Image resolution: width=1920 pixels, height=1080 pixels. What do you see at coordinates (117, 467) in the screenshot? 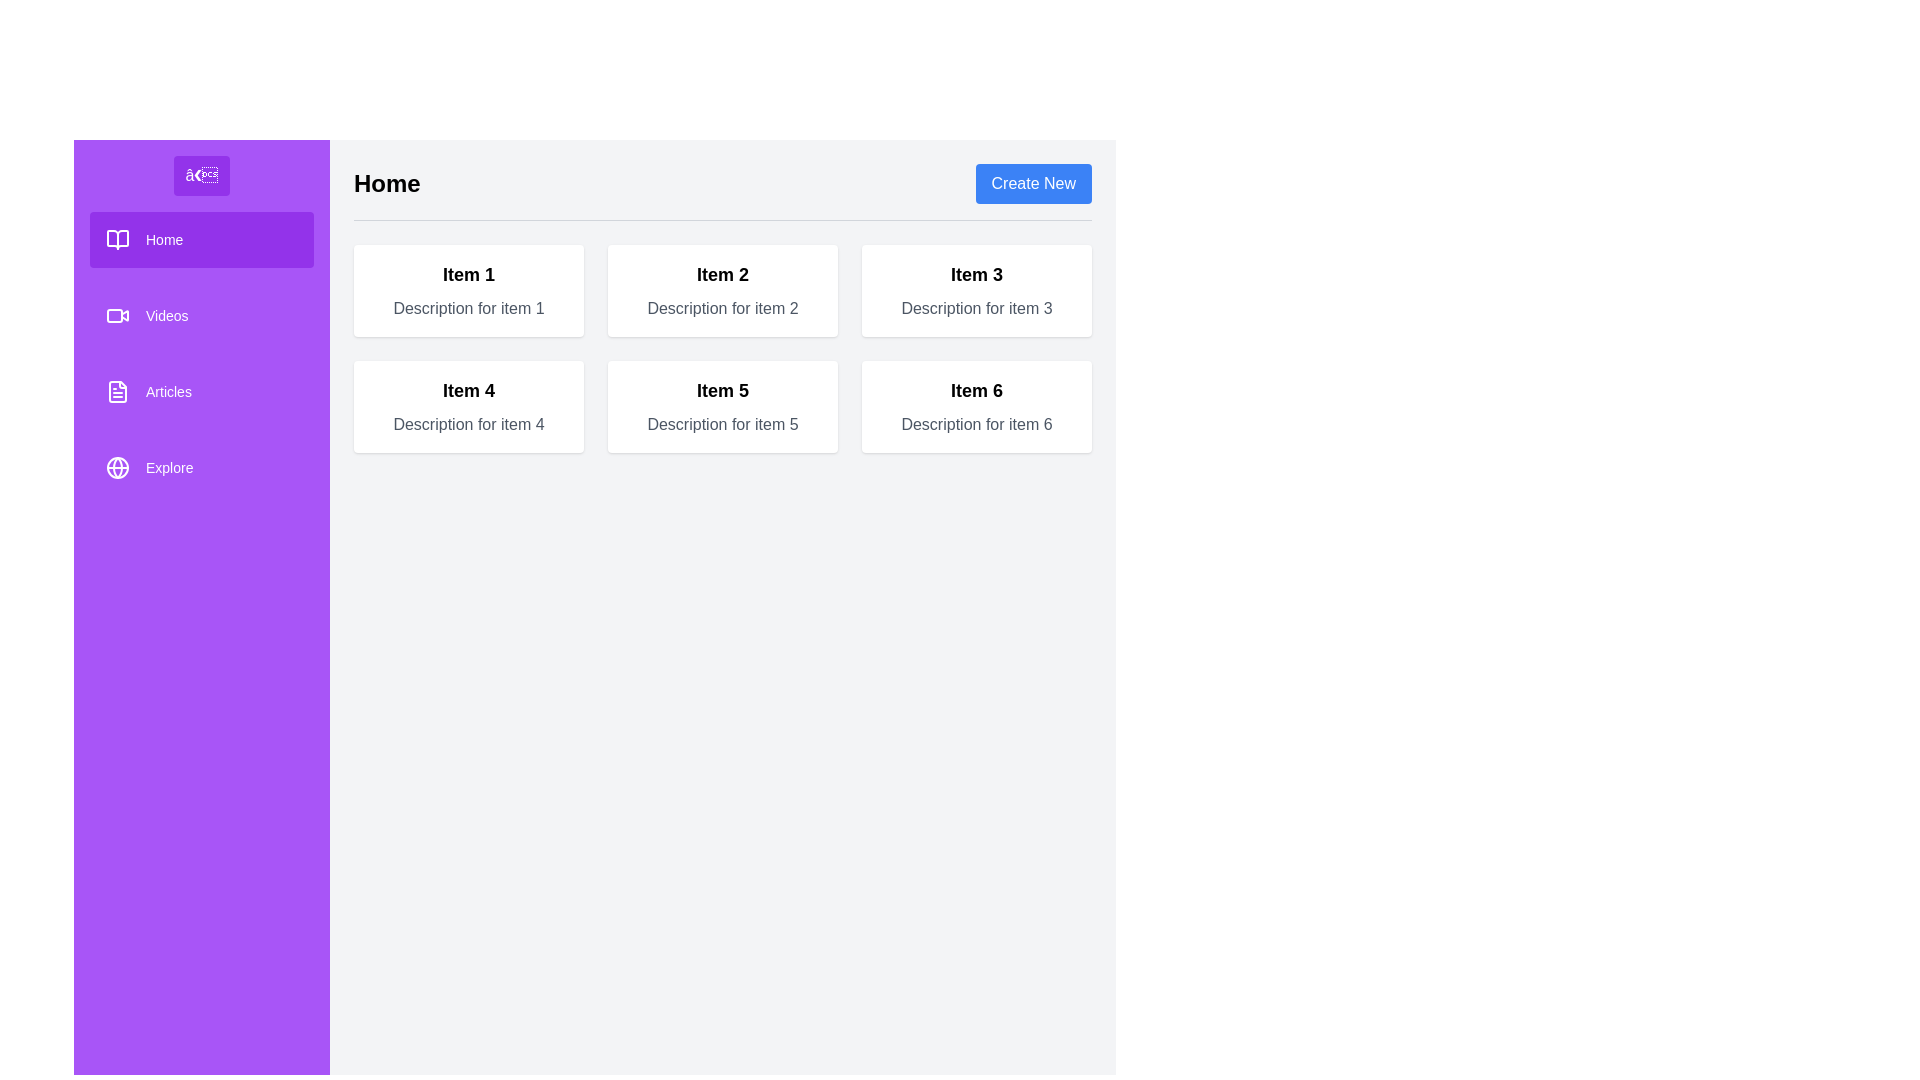
I see `the 'Explore' icon located in the vertical navigation bar, specifically the fourth item from the top` at bounding box center [117, 467].